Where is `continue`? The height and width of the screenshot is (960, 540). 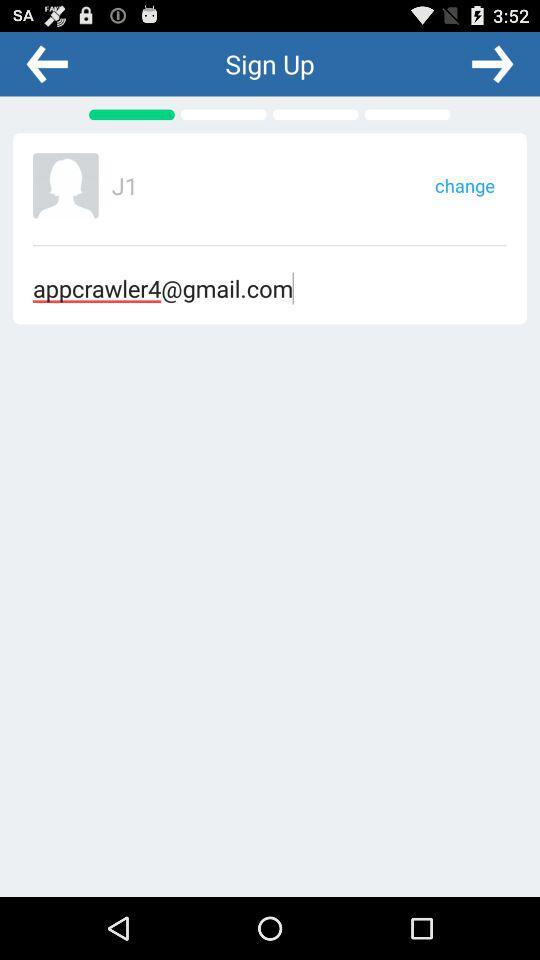
continue is located at coordinates (491, 63).